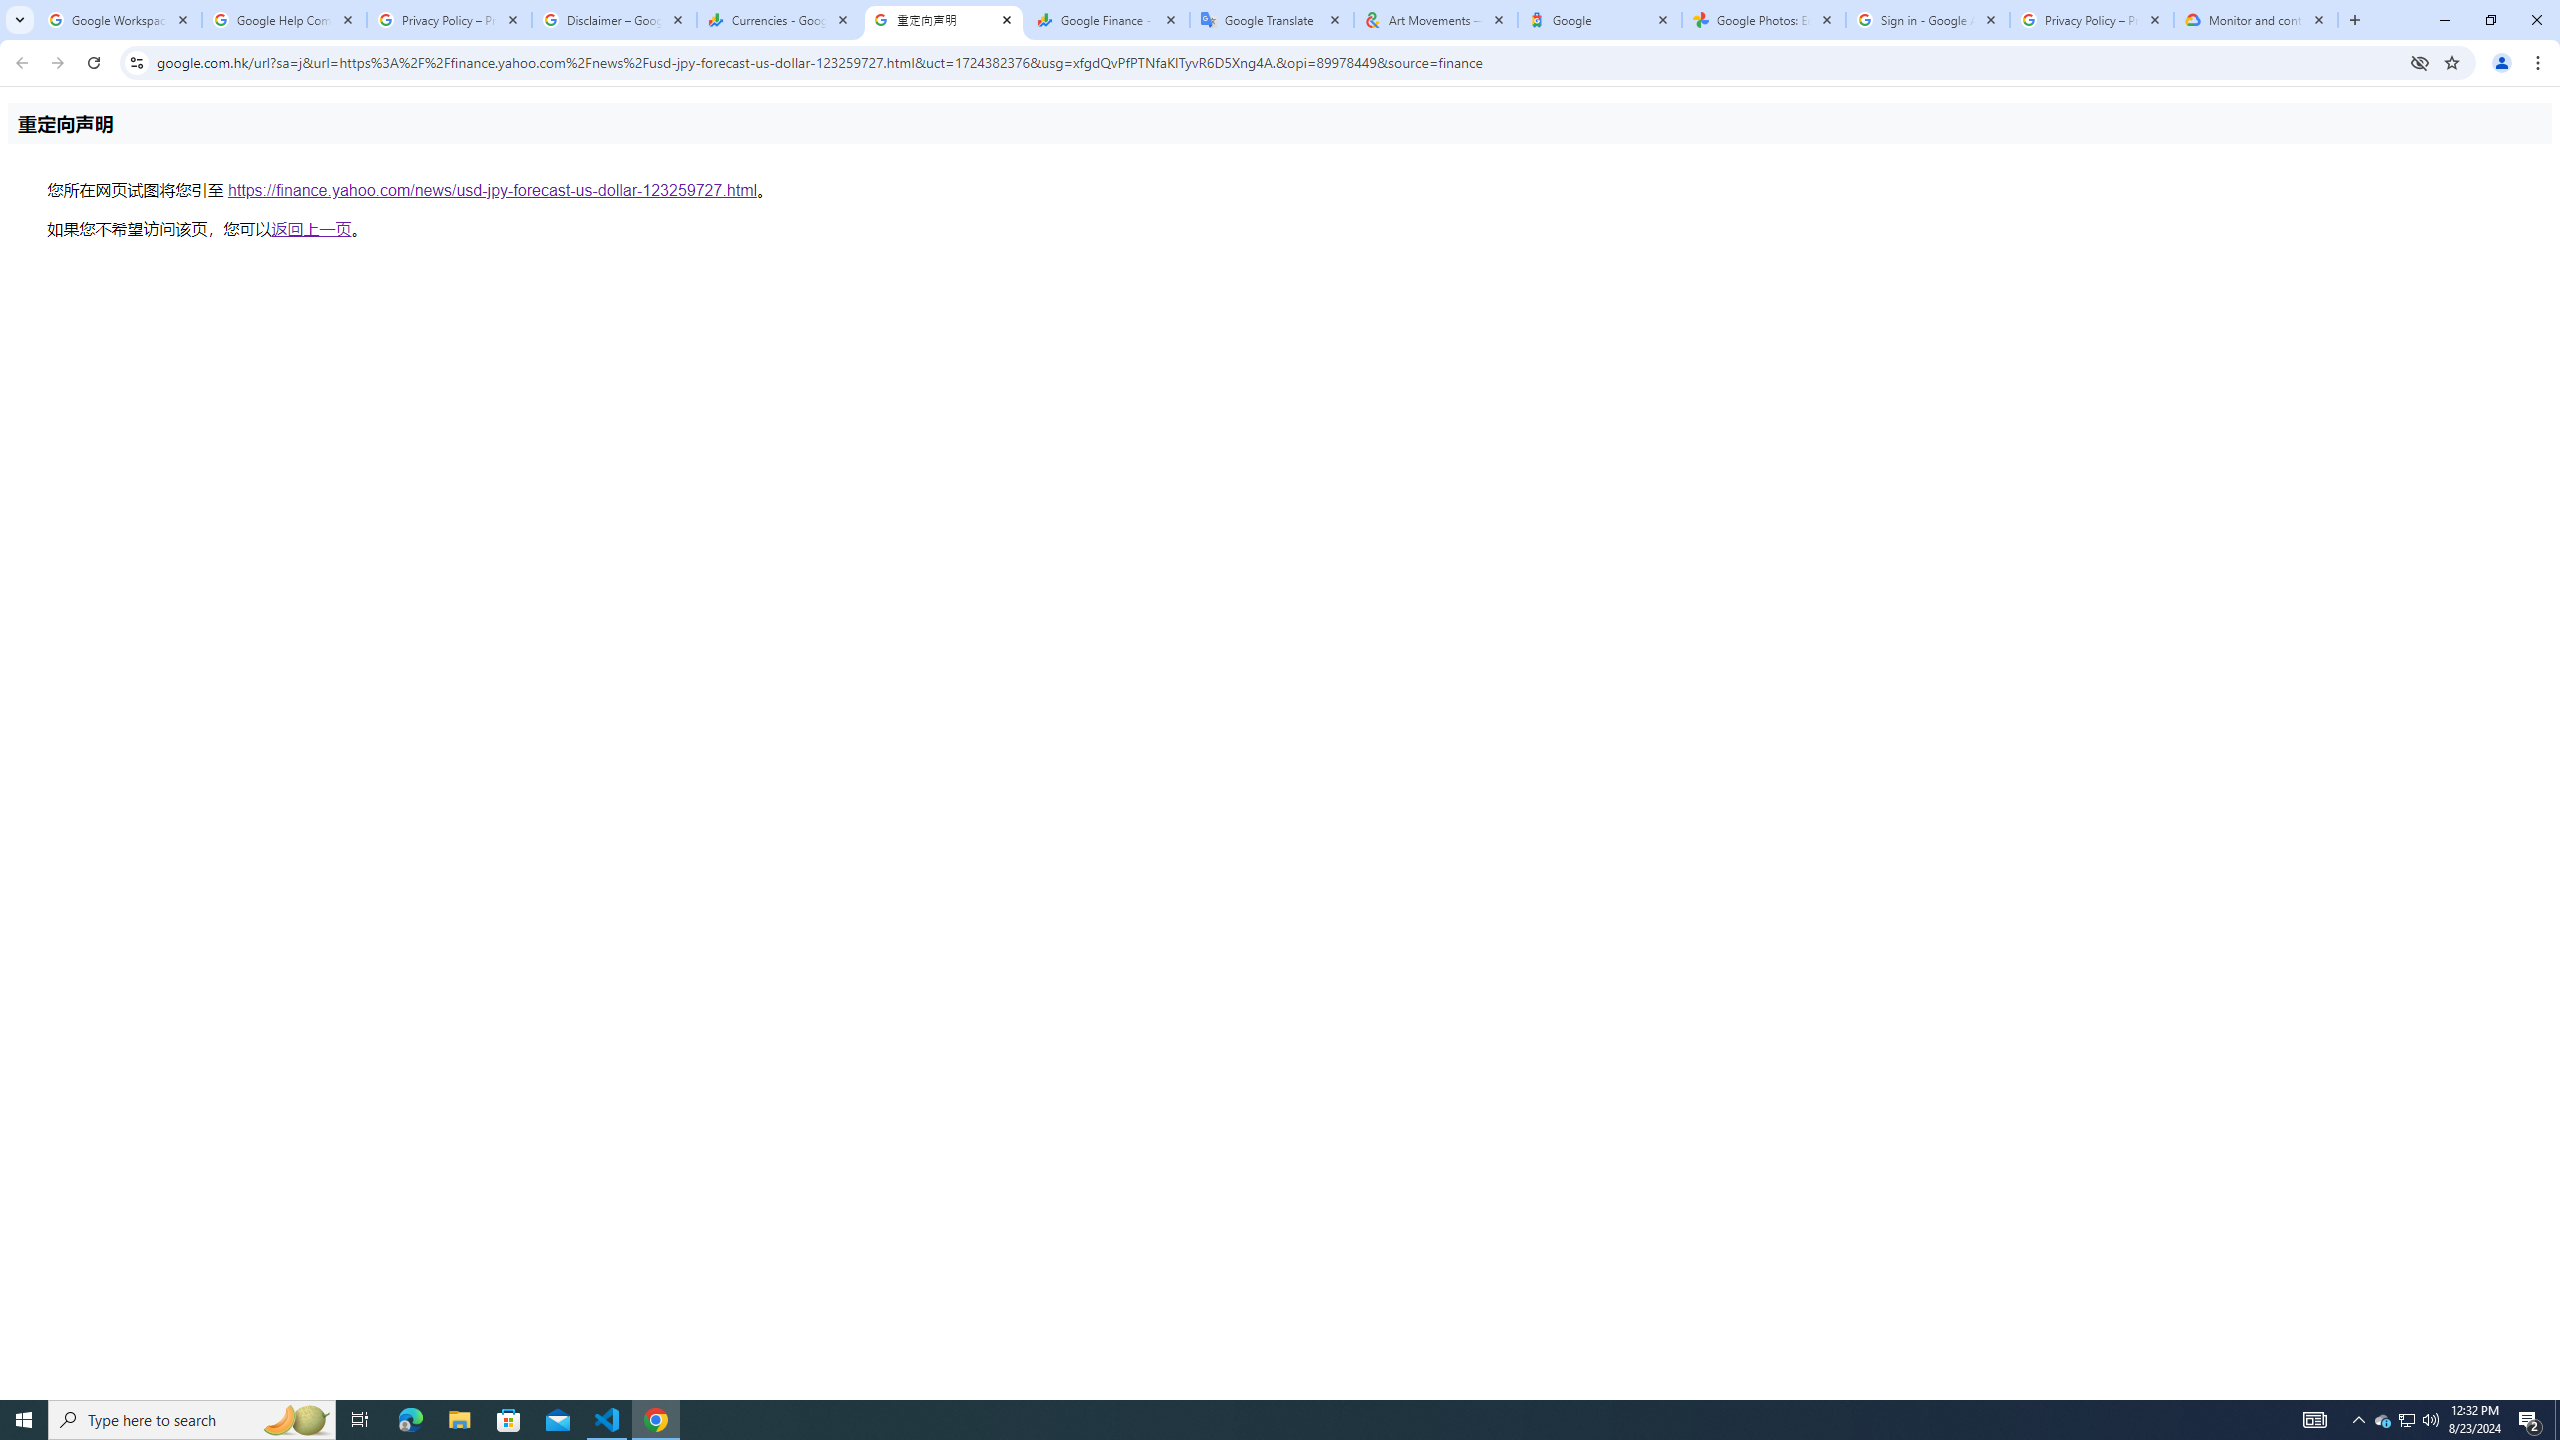 The width and height of the screenshot is (2560, 1440). Describe the element at coordinates (118, 19) in the screenshot. I see `'Google Workspace Admin Community'` at that location.